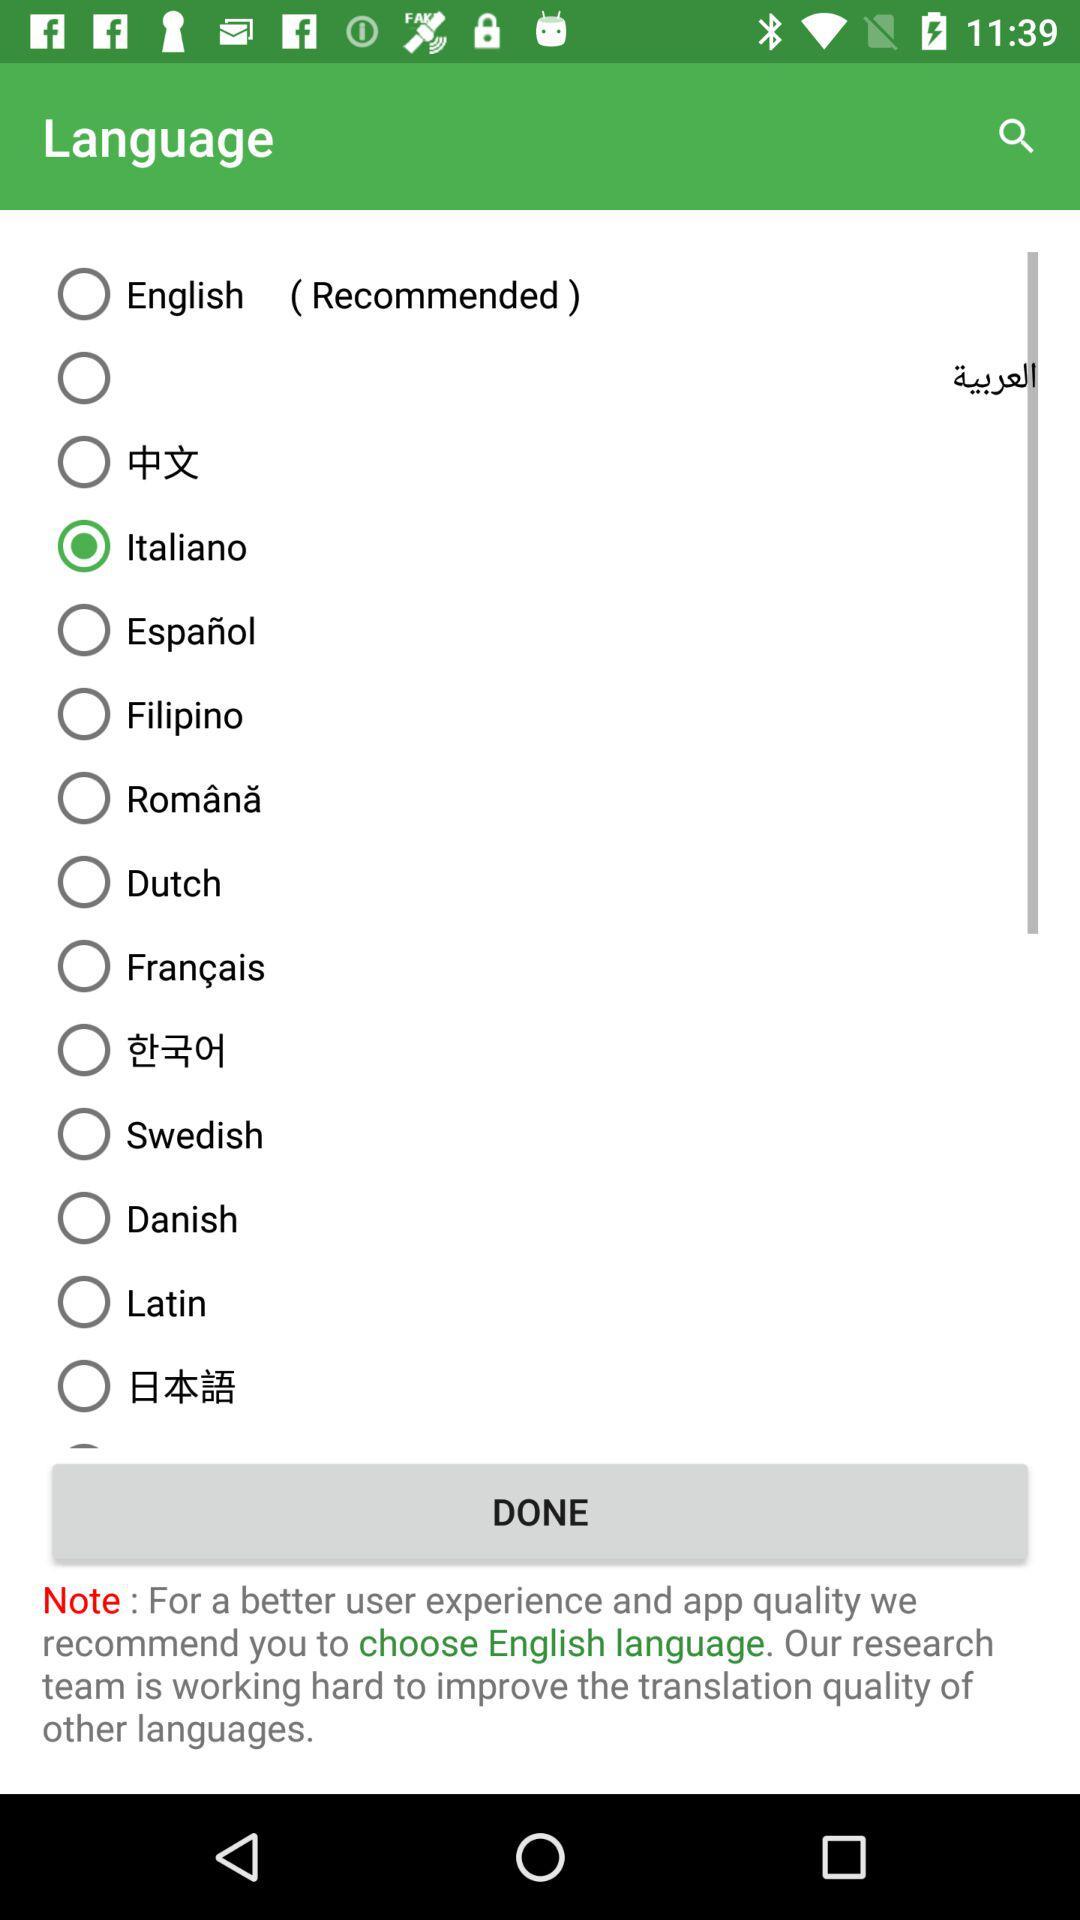 This screenshot has height=1920, width=1080. Describe the element at coordinates (540, 1301) in the screenshot. I see `latin icon` at that location.